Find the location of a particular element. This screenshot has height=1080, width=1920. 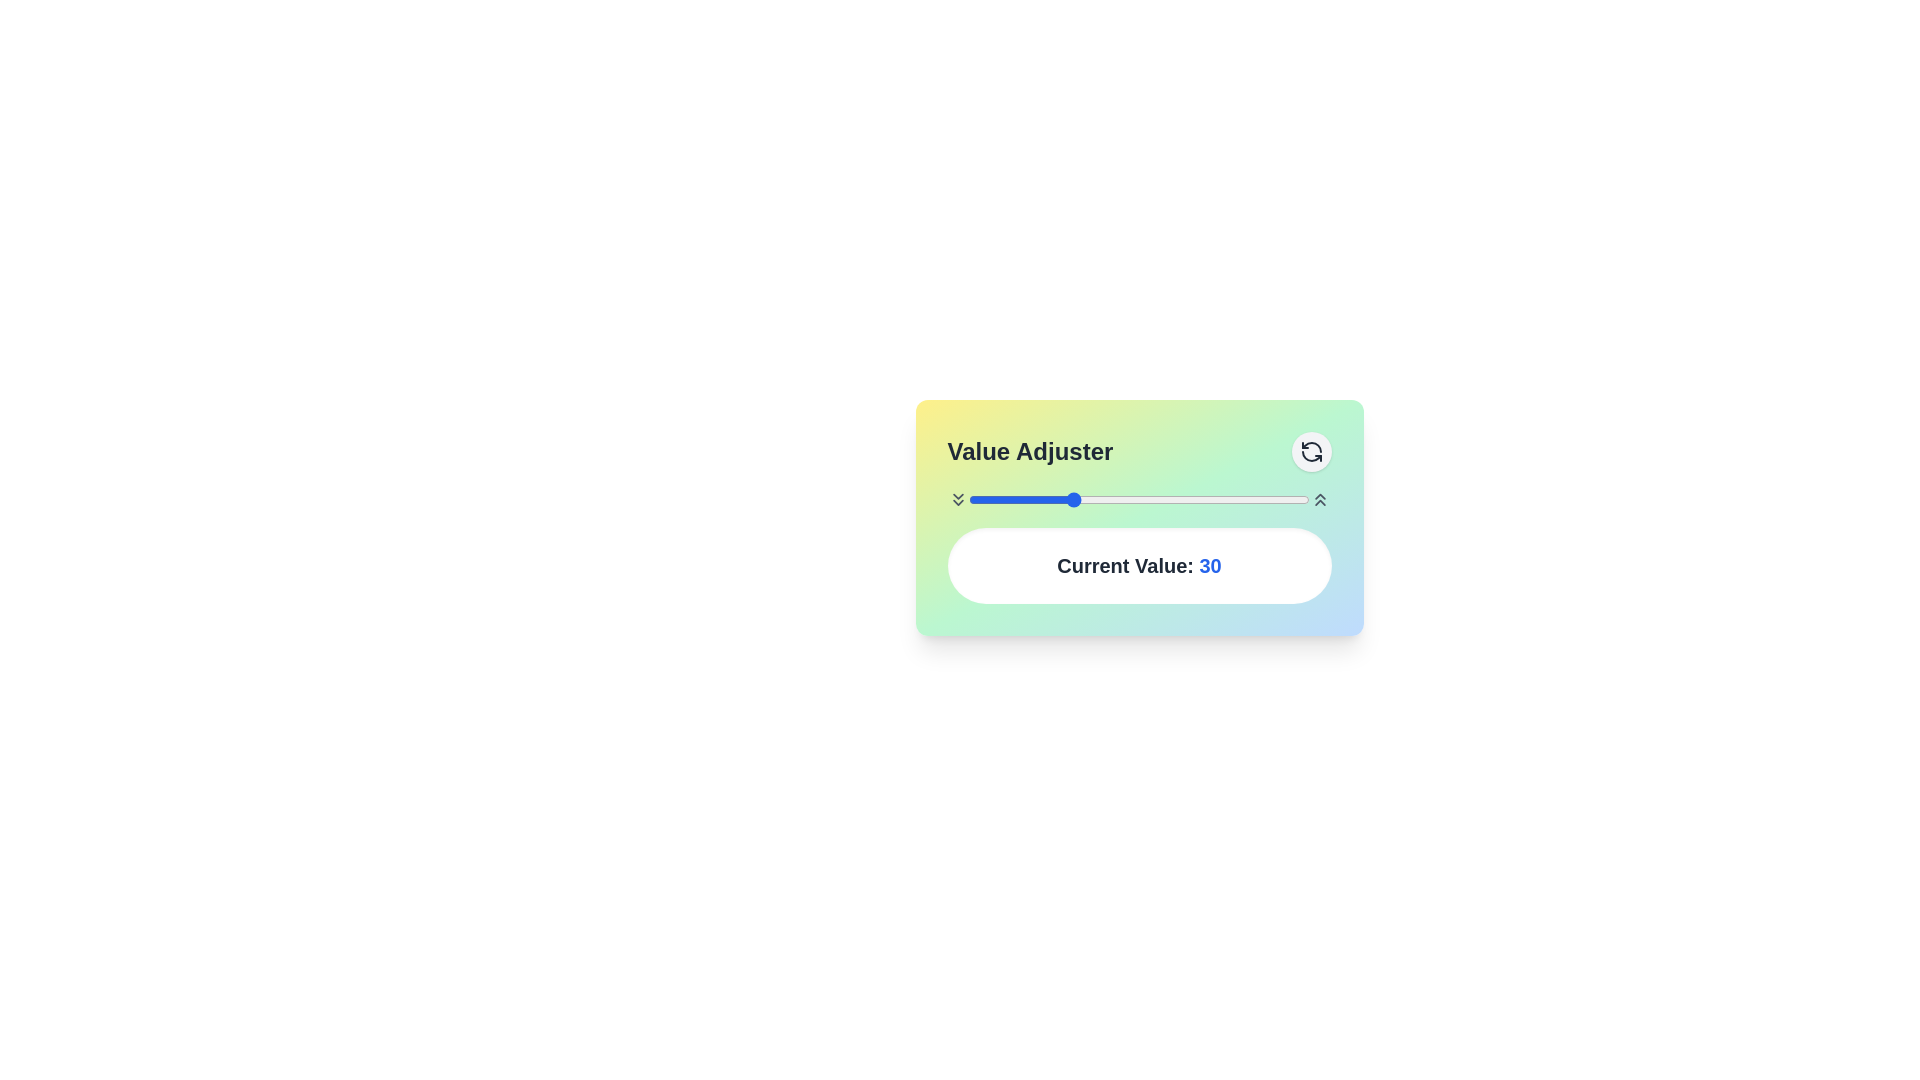

the slider to set the value to 98 is located at coordinates (1303, 499).